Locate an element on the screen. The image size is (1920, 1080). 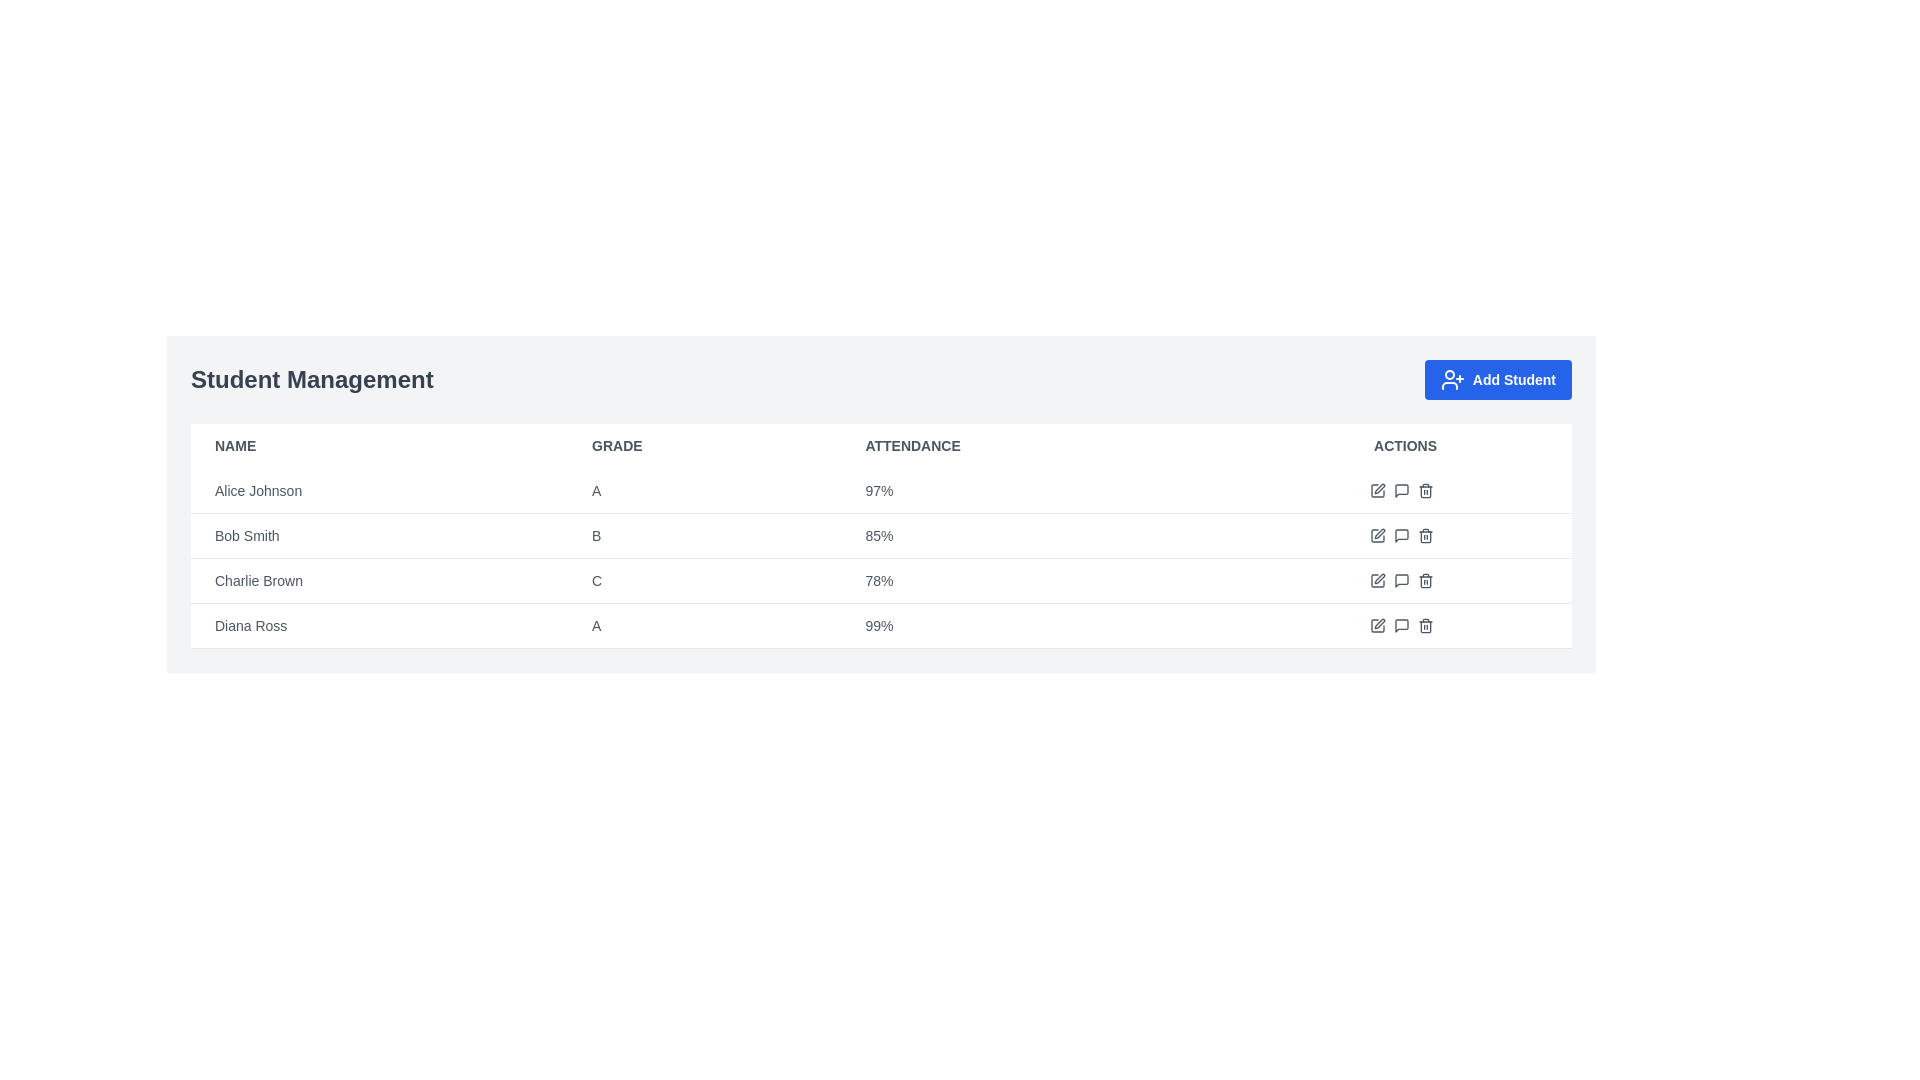
the text label displaying 'Bob Smith' in the second row of the 'Student Management' table under the 'NAME' column is located at coordinates (246, 535).